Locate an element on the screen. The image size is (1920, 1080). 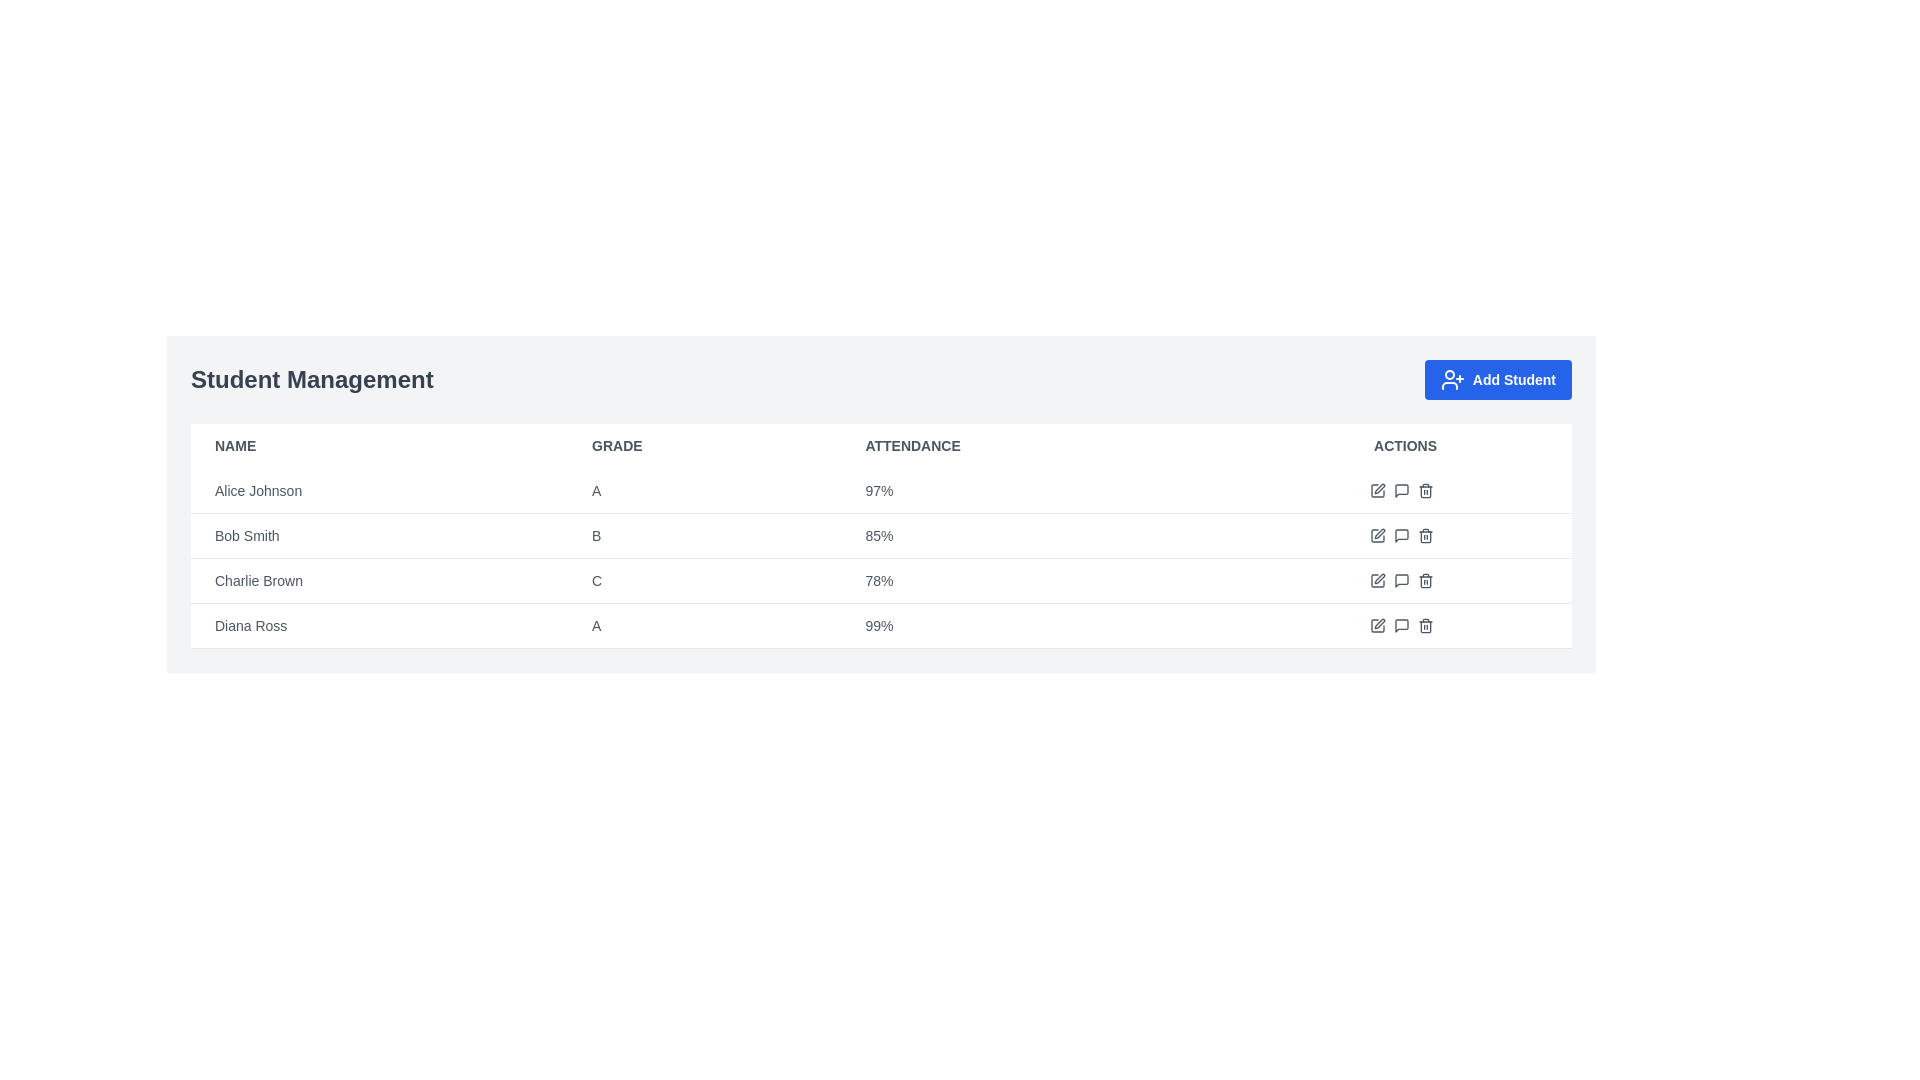
the text label displaying 'Bob Smith' in the second row of the 'Student Management' table under the 'NAME' column is located at coordinates (246, 535).